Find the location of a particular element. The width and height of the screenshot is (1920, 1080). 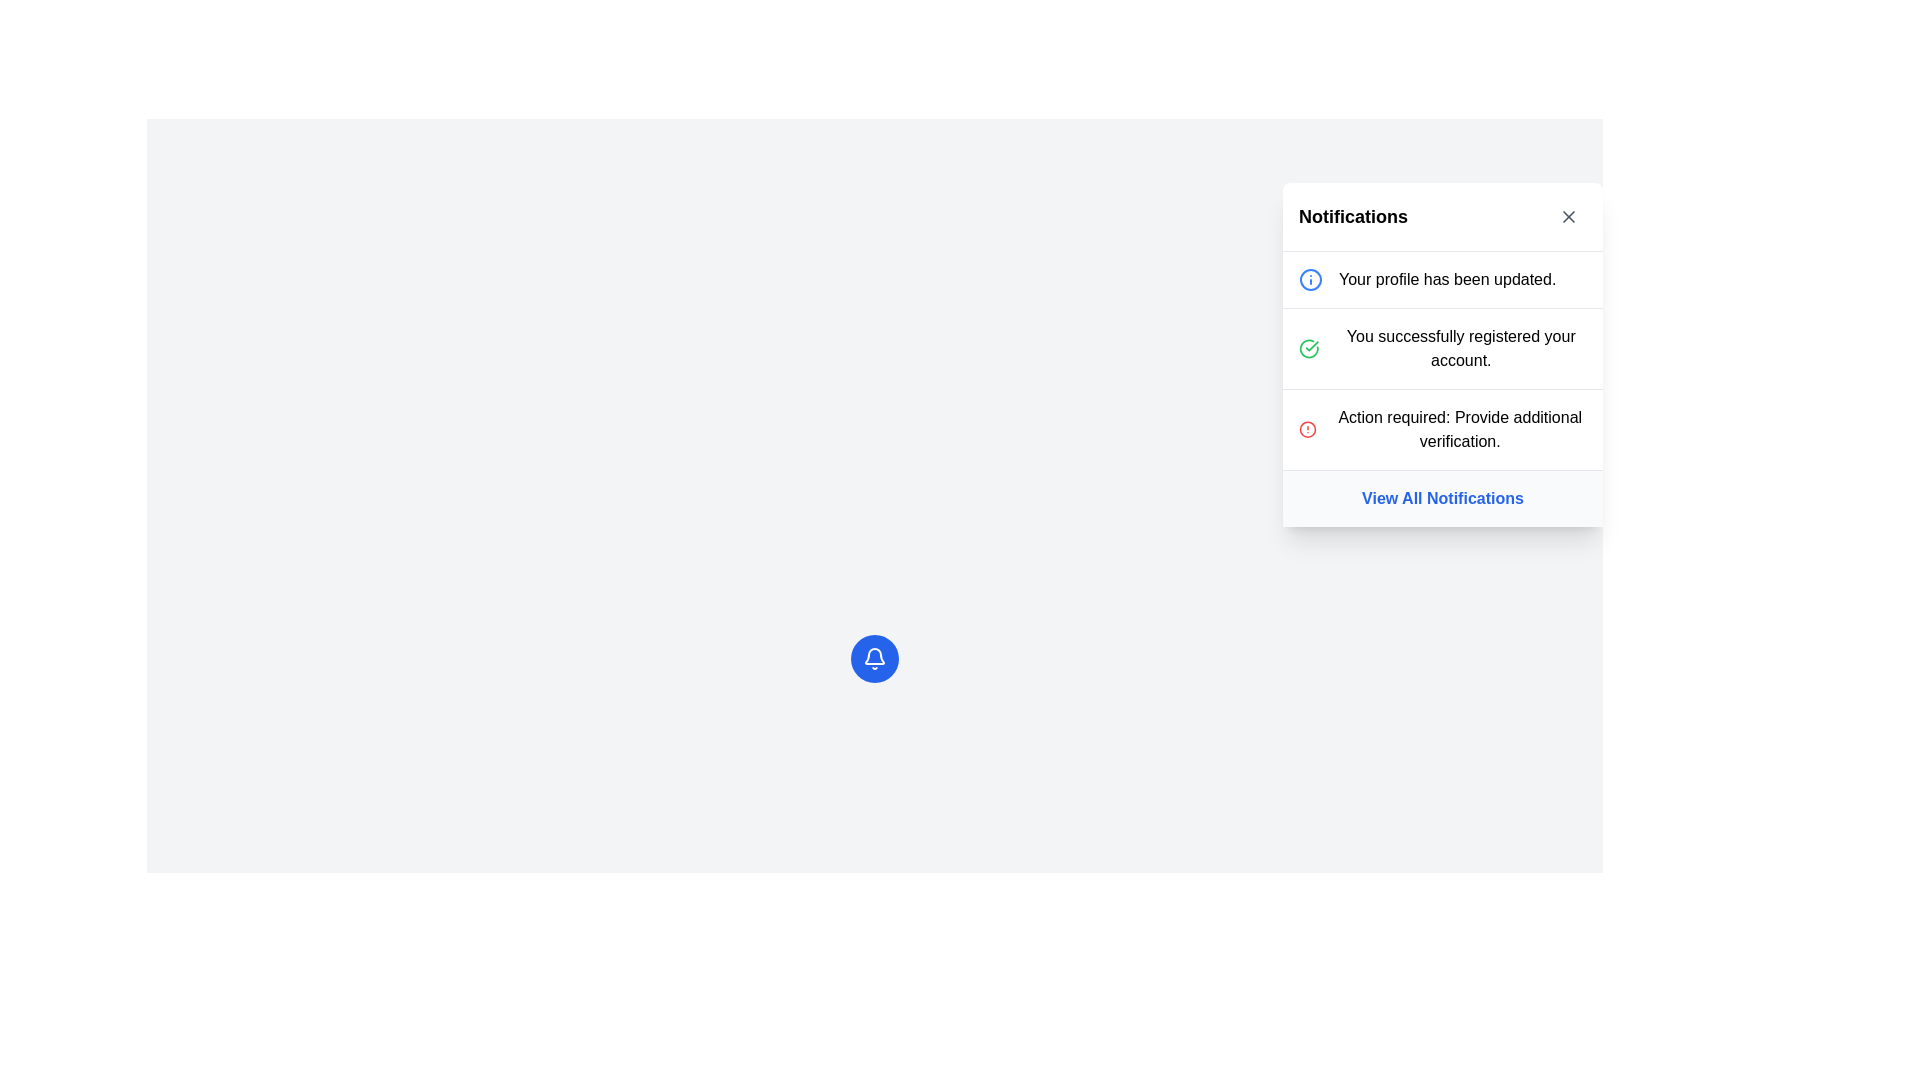

the 'X' button located in the top-right corner of the notification panel is located at coordinates (1568, 216).